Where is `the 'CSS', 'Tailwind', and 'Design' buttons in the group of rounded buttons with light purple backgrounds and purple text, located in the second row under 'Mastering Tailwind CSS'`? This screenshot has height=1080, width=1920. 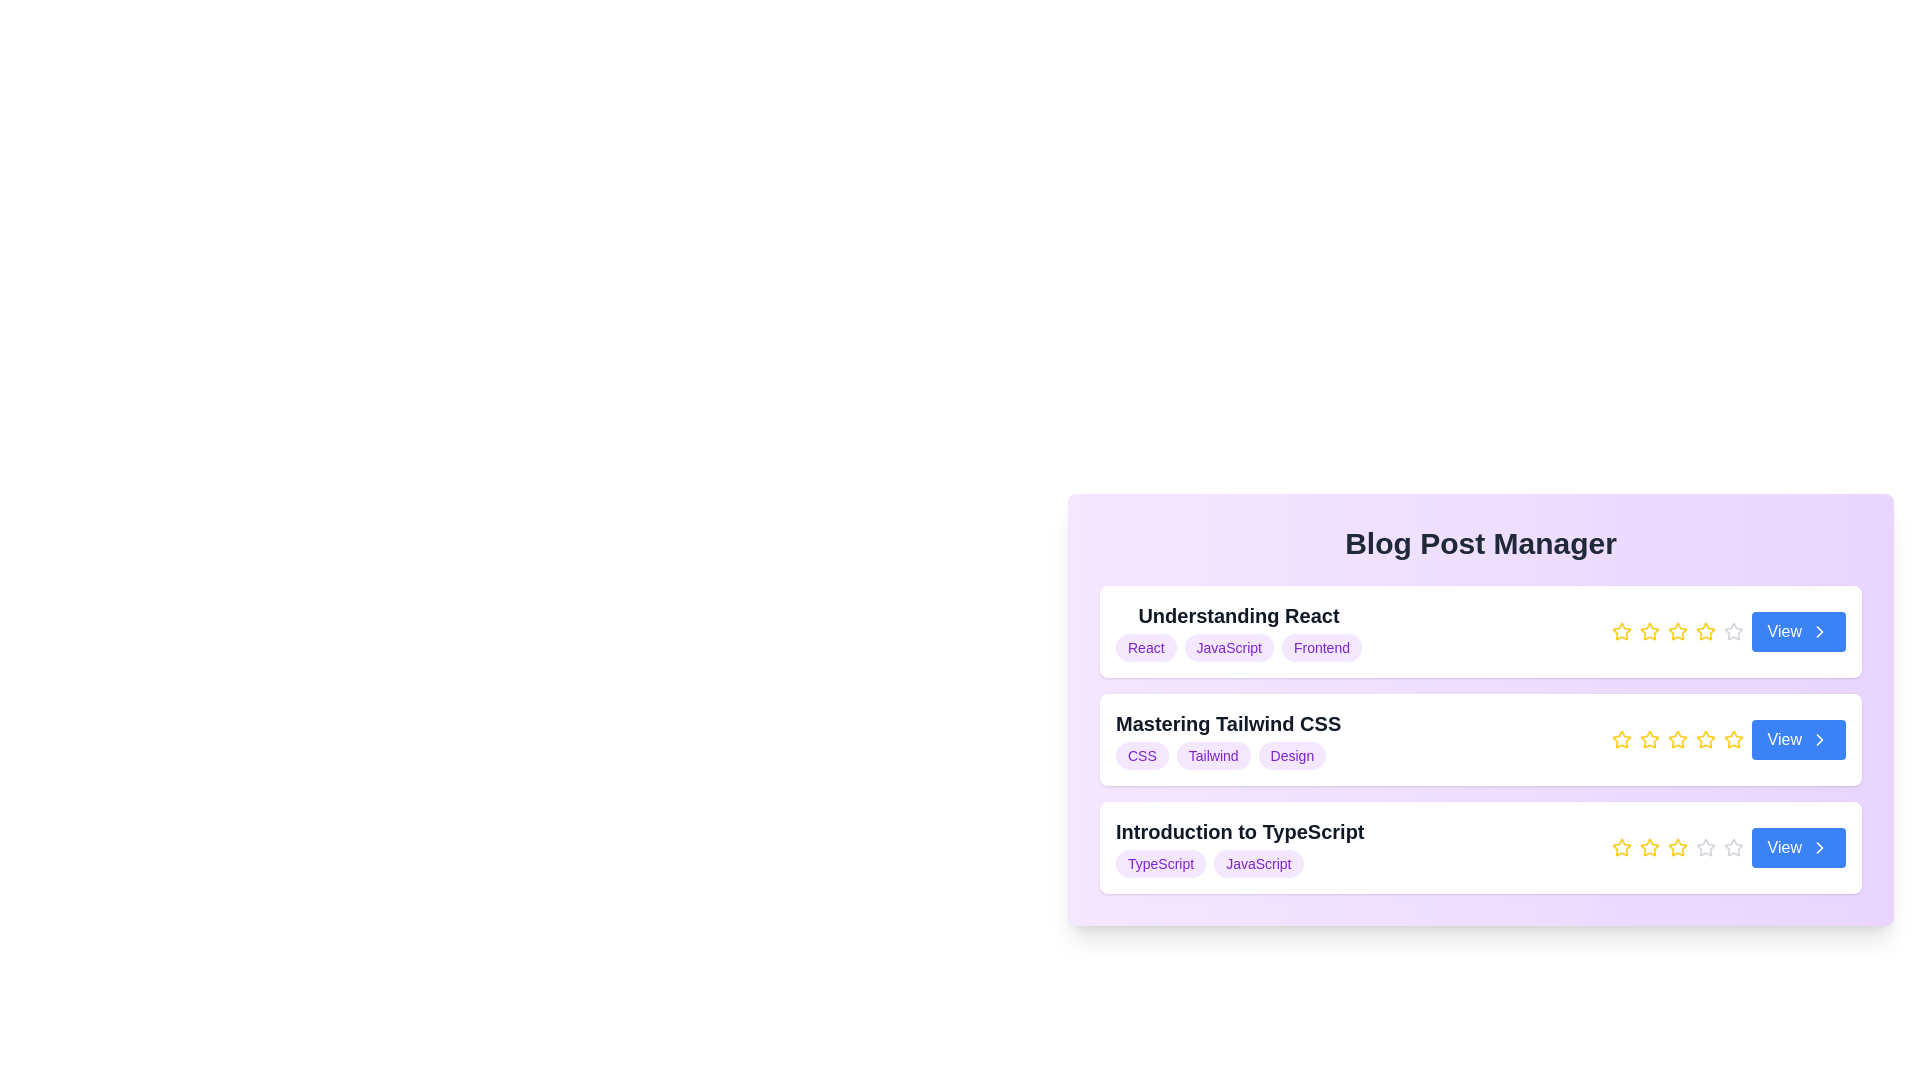 the 'CSS', 'Tailwind', and 'Design' buttons in the group of rounded buttons with light purple backgrounds and purple text, located in the second row under 'Mastering Tailwind CSS' is located at coordinates (1227, 756).